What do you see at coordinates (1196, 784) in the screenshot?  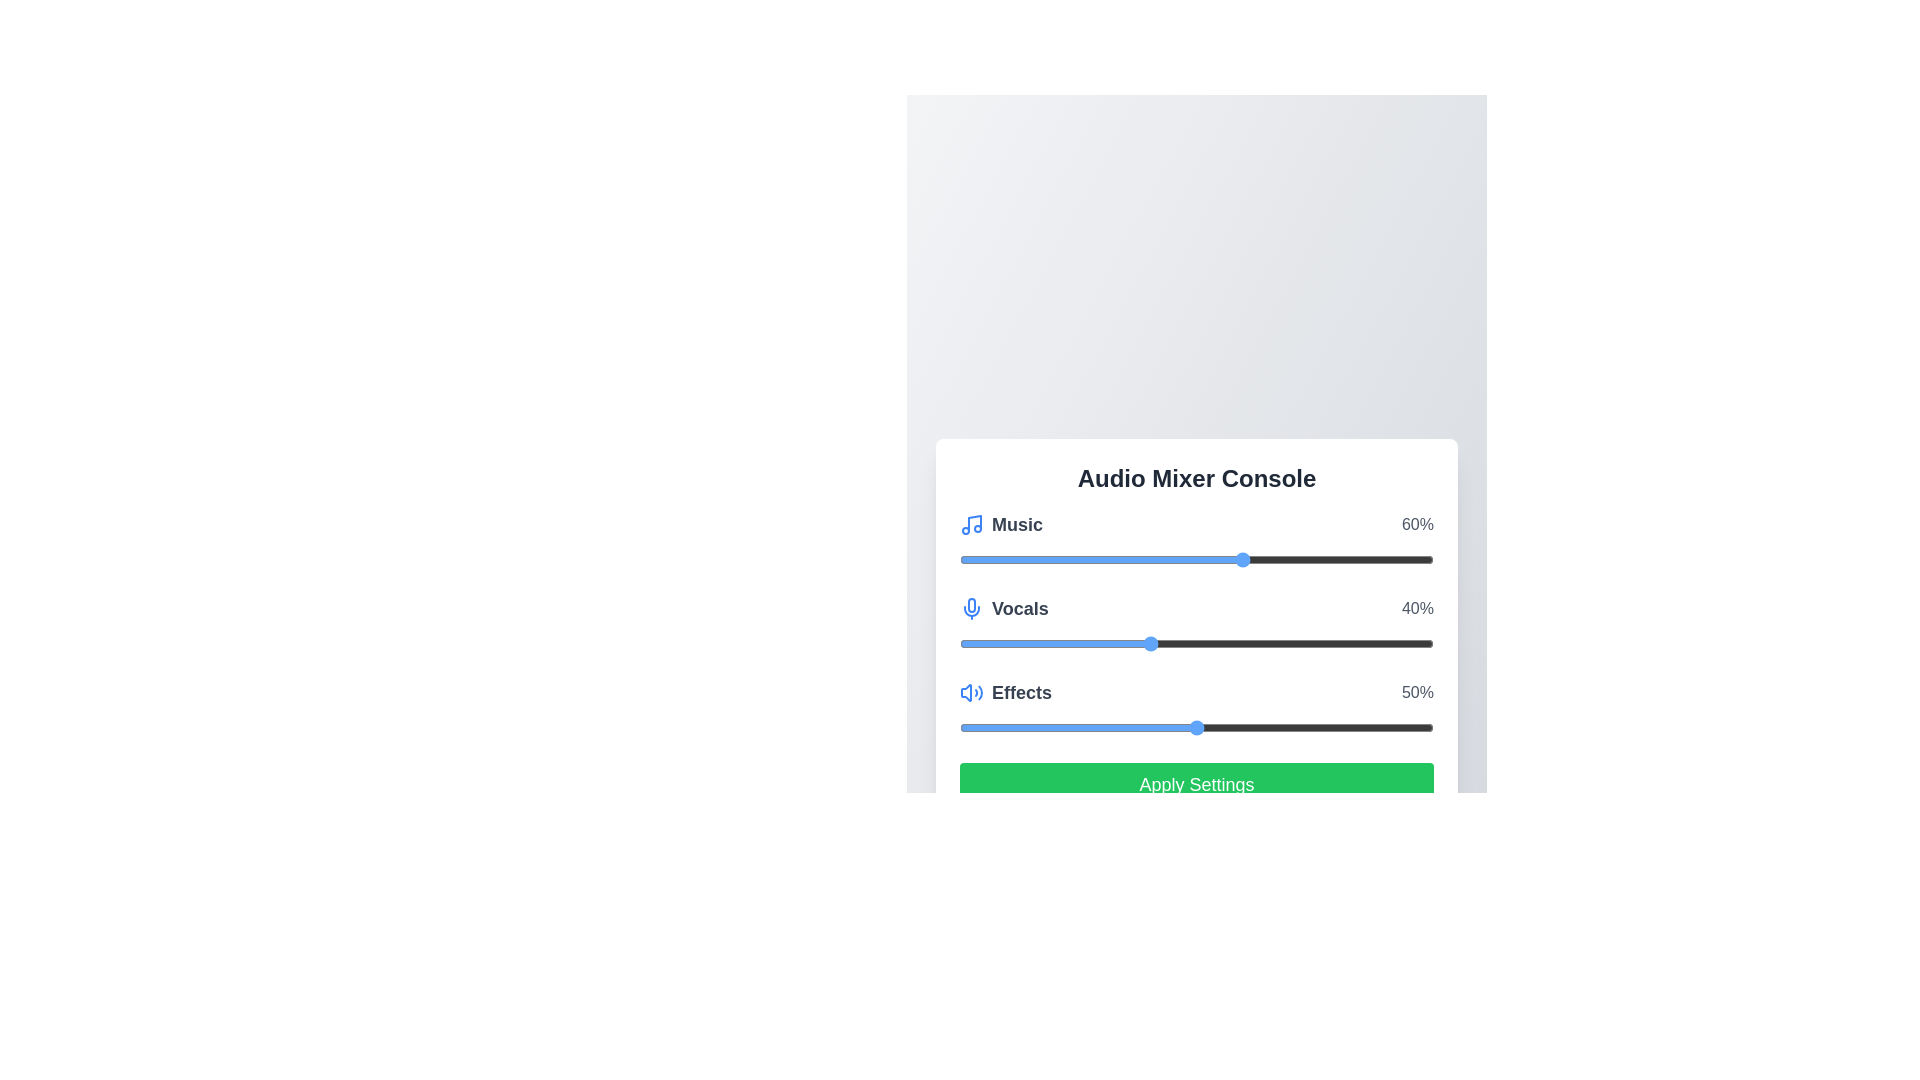 I see `the 'Apply Settings' button to apply the current audio levels` at bounding box center [1196, 784].